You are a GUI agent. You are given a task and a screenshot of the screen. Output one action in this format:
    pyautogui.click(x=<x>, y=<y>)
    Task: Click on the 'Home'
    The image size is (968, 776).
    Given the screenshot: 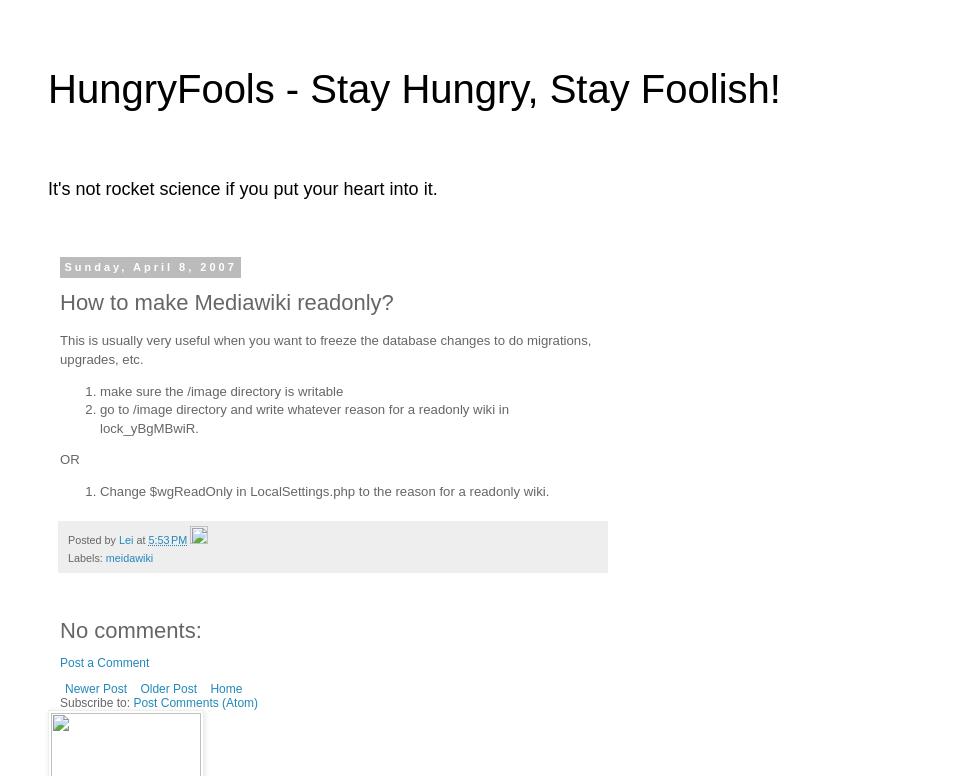 What is the action you would take?
    pyautogui.click(x=225, y=688)
    